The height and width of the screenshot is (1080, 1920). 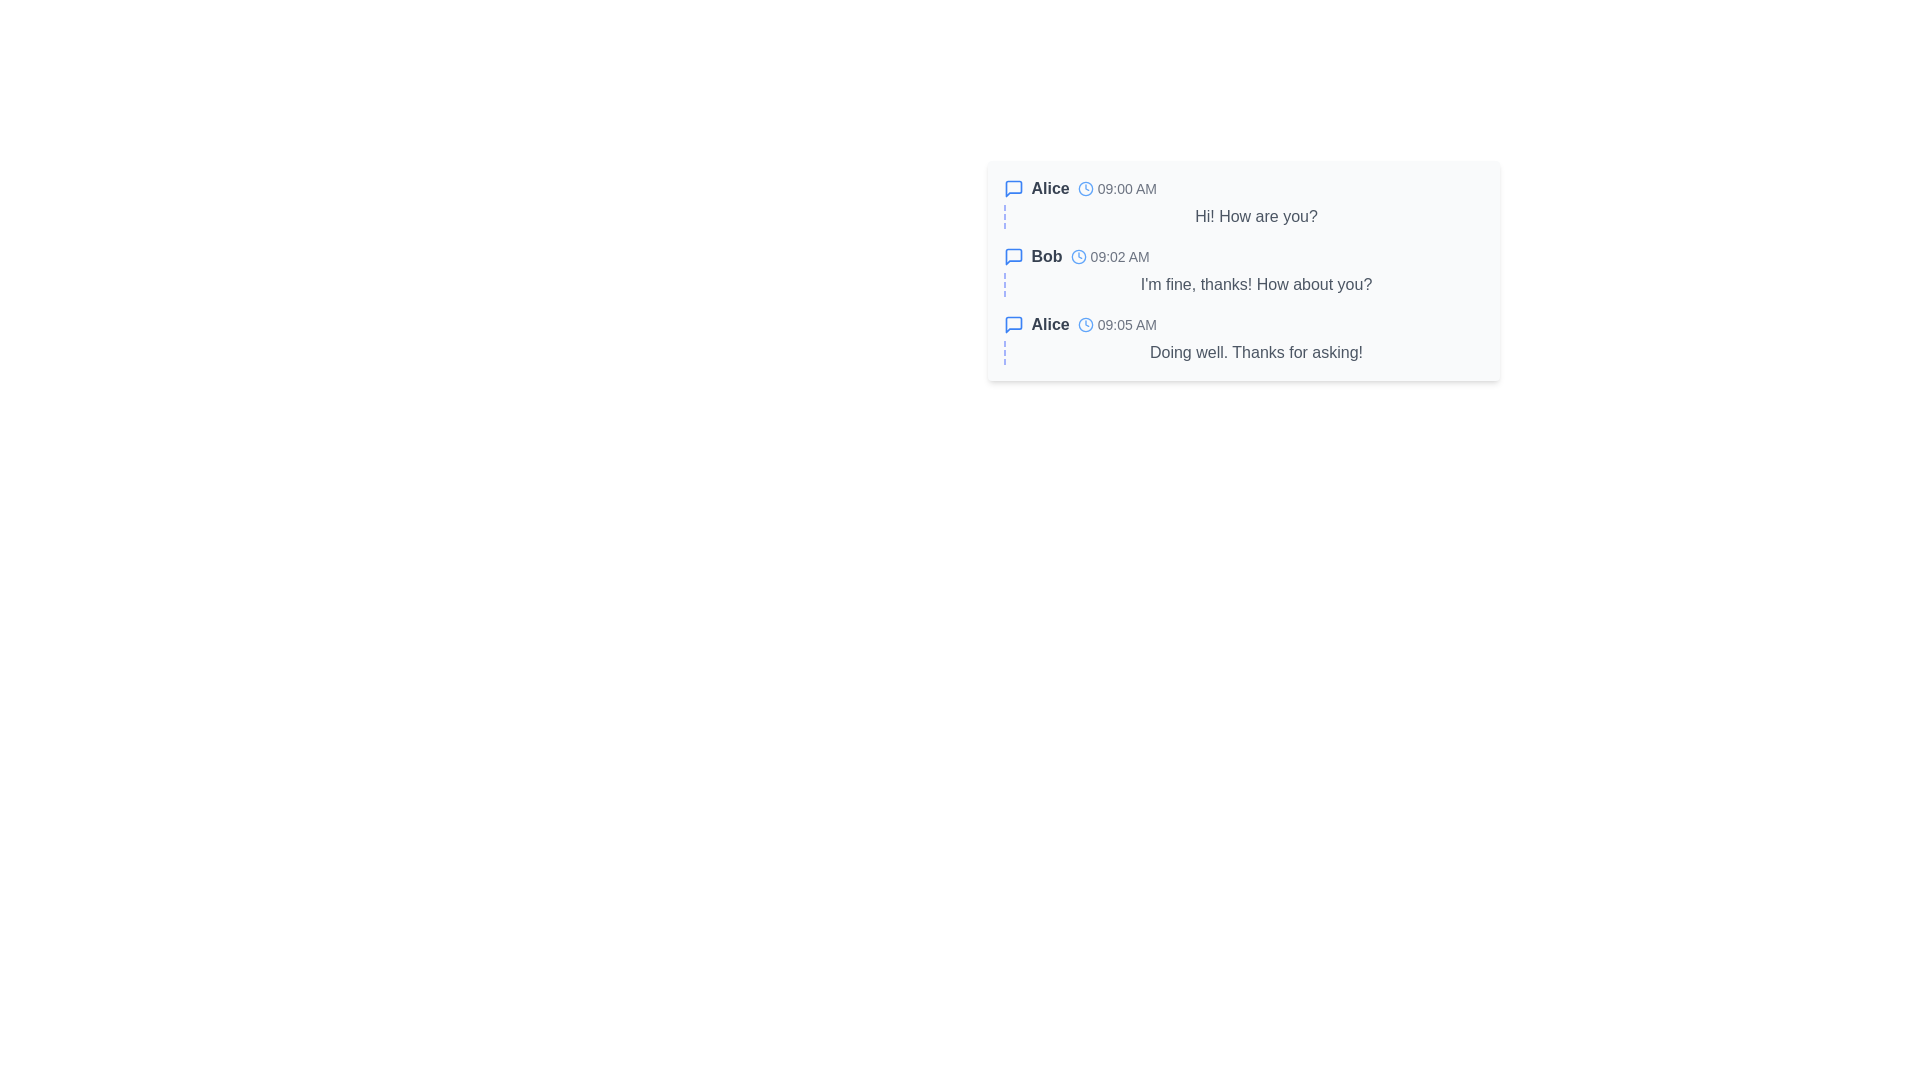 What do you see at coordinates (1077, 256) in the screenshot?
I see `the clock icon located in the second row of the chat interface, immediately to the left of the '09:02 AM' timestamp for the message sent by 'Bob'` at bounding box center [1077, 256].